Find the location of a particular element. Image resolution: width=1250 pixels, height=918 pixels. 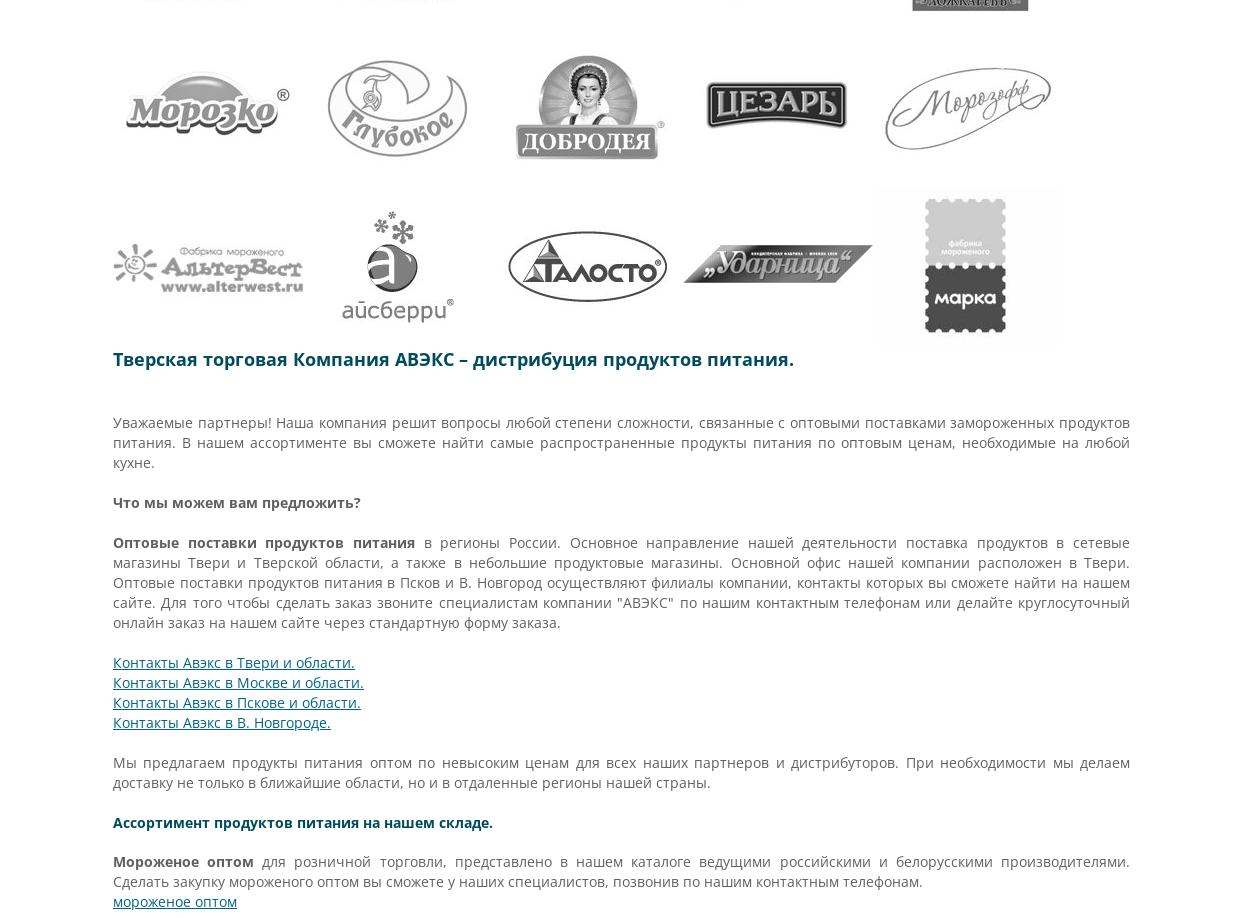

'Ассортимент продуктов питания на нашем складе.' is located at coordinates (303, 822).